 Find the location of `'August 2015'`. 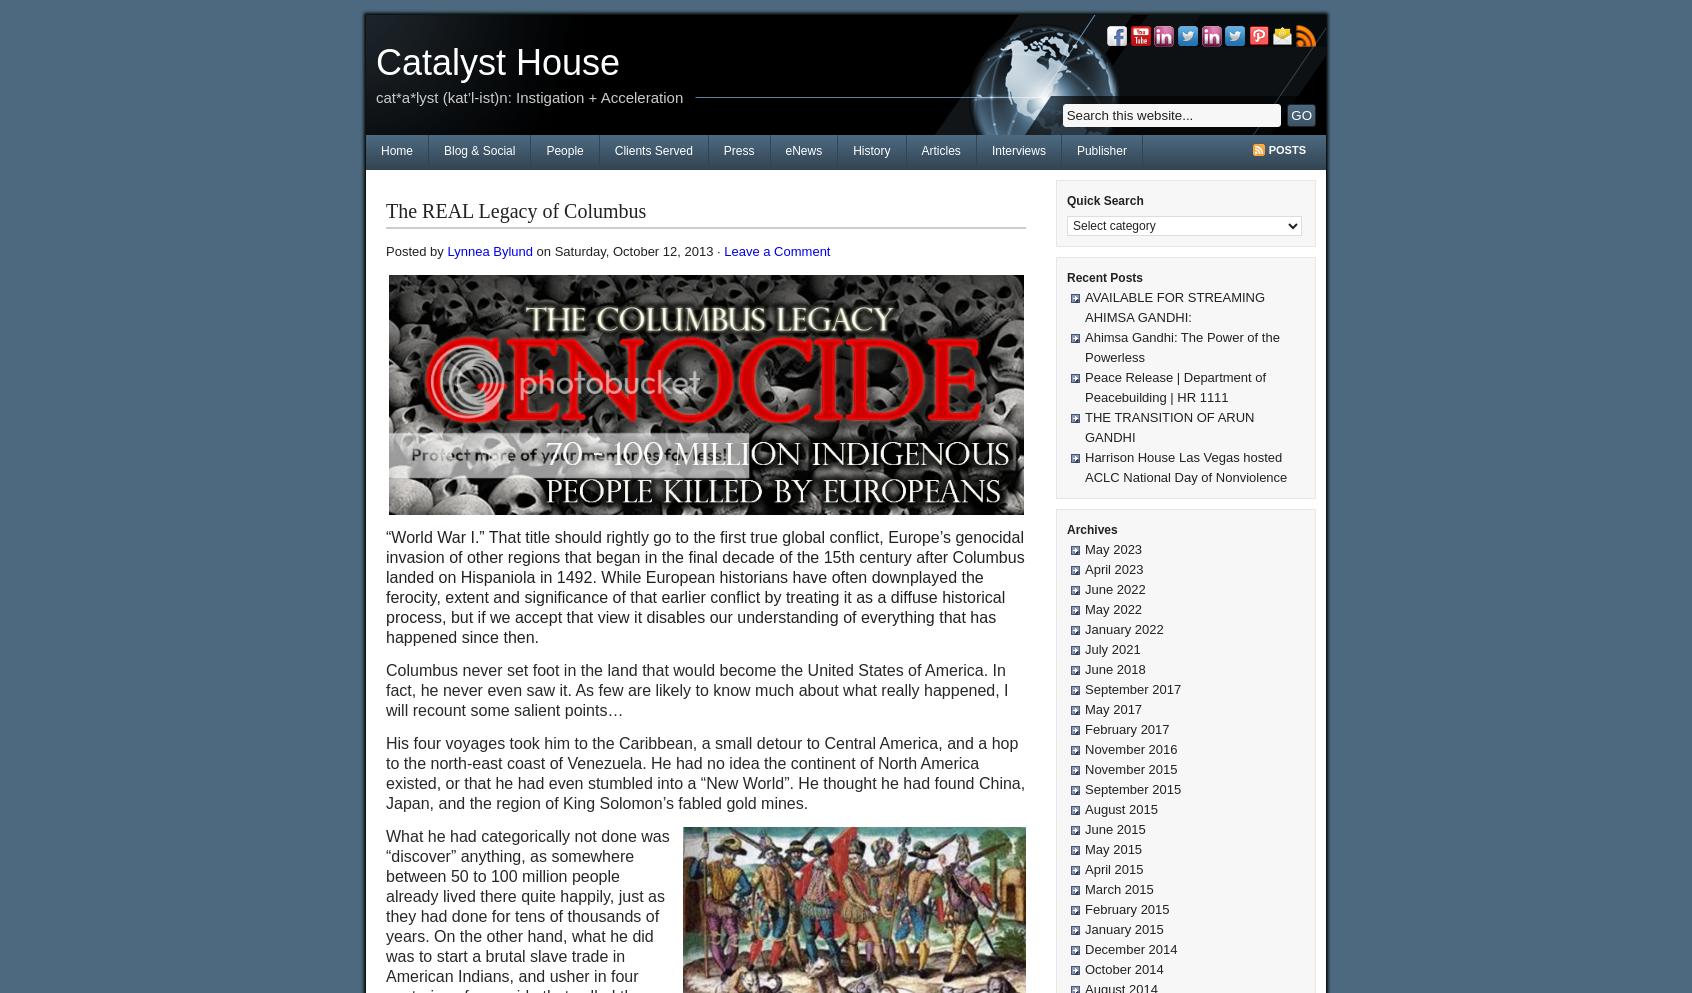

'August 2015' is located at coordinates (1121, 809).